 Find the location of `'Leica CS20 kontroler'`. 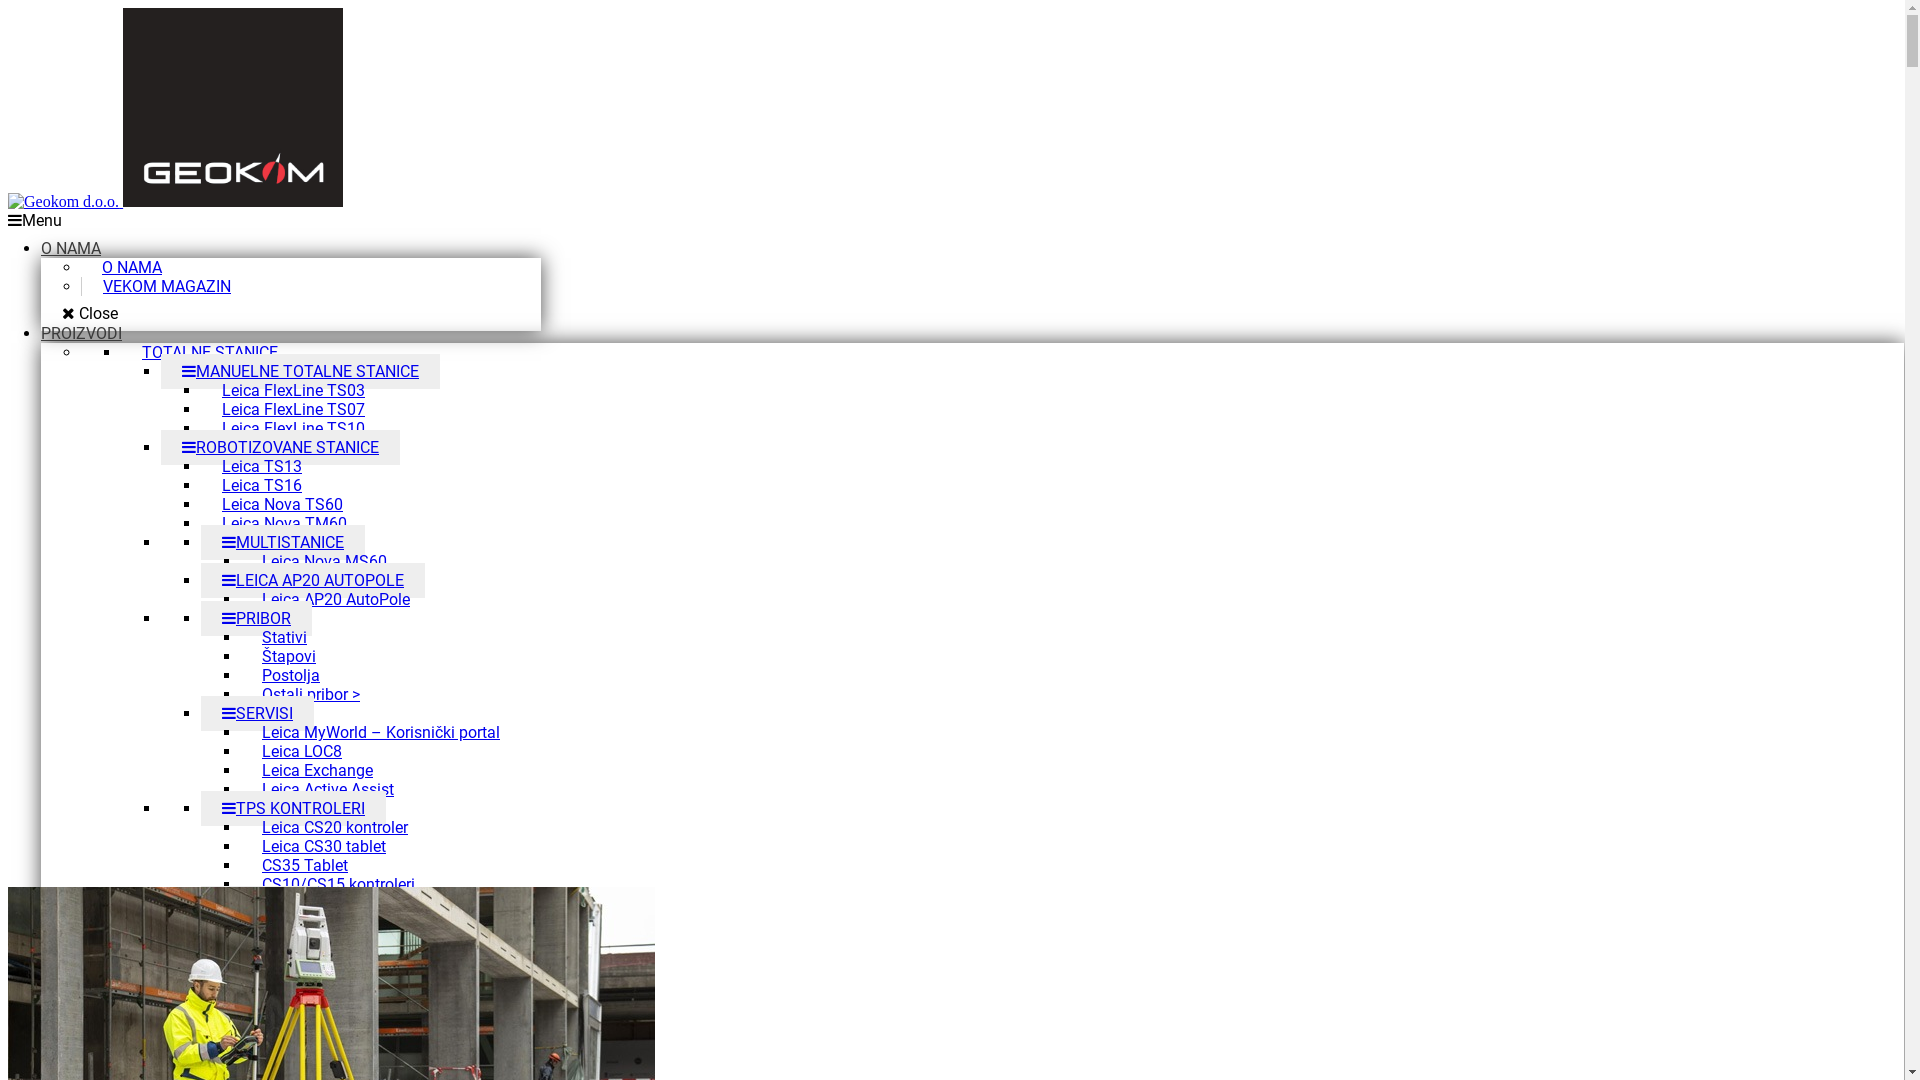

'Leica CS20 kontroler' is located at coordinates (335, 827).